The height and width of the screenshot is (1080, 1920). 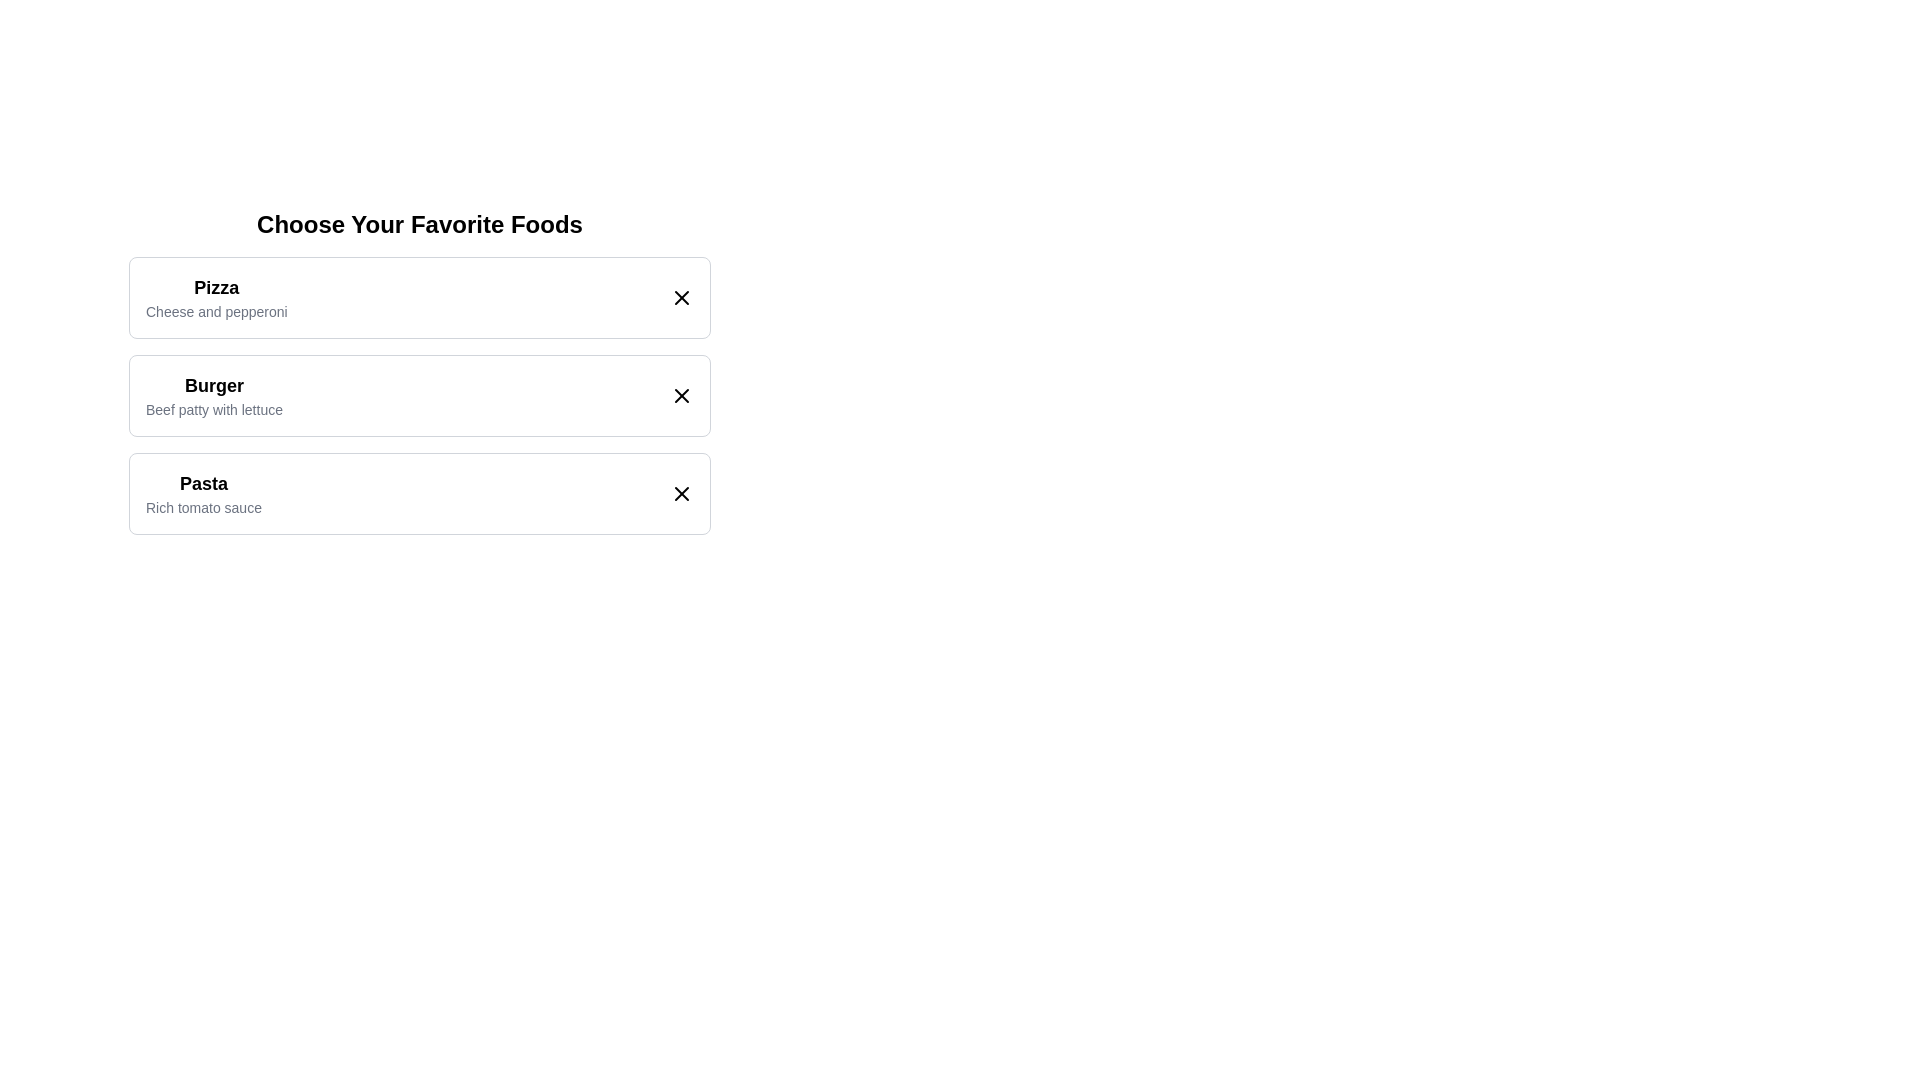 I want to click on the Text Label element displaying 'Pasta' and 'Rich tomato sauce', located at the bottom-left of the third card in a vertical list of food item cards, so click(x=203, y=493).